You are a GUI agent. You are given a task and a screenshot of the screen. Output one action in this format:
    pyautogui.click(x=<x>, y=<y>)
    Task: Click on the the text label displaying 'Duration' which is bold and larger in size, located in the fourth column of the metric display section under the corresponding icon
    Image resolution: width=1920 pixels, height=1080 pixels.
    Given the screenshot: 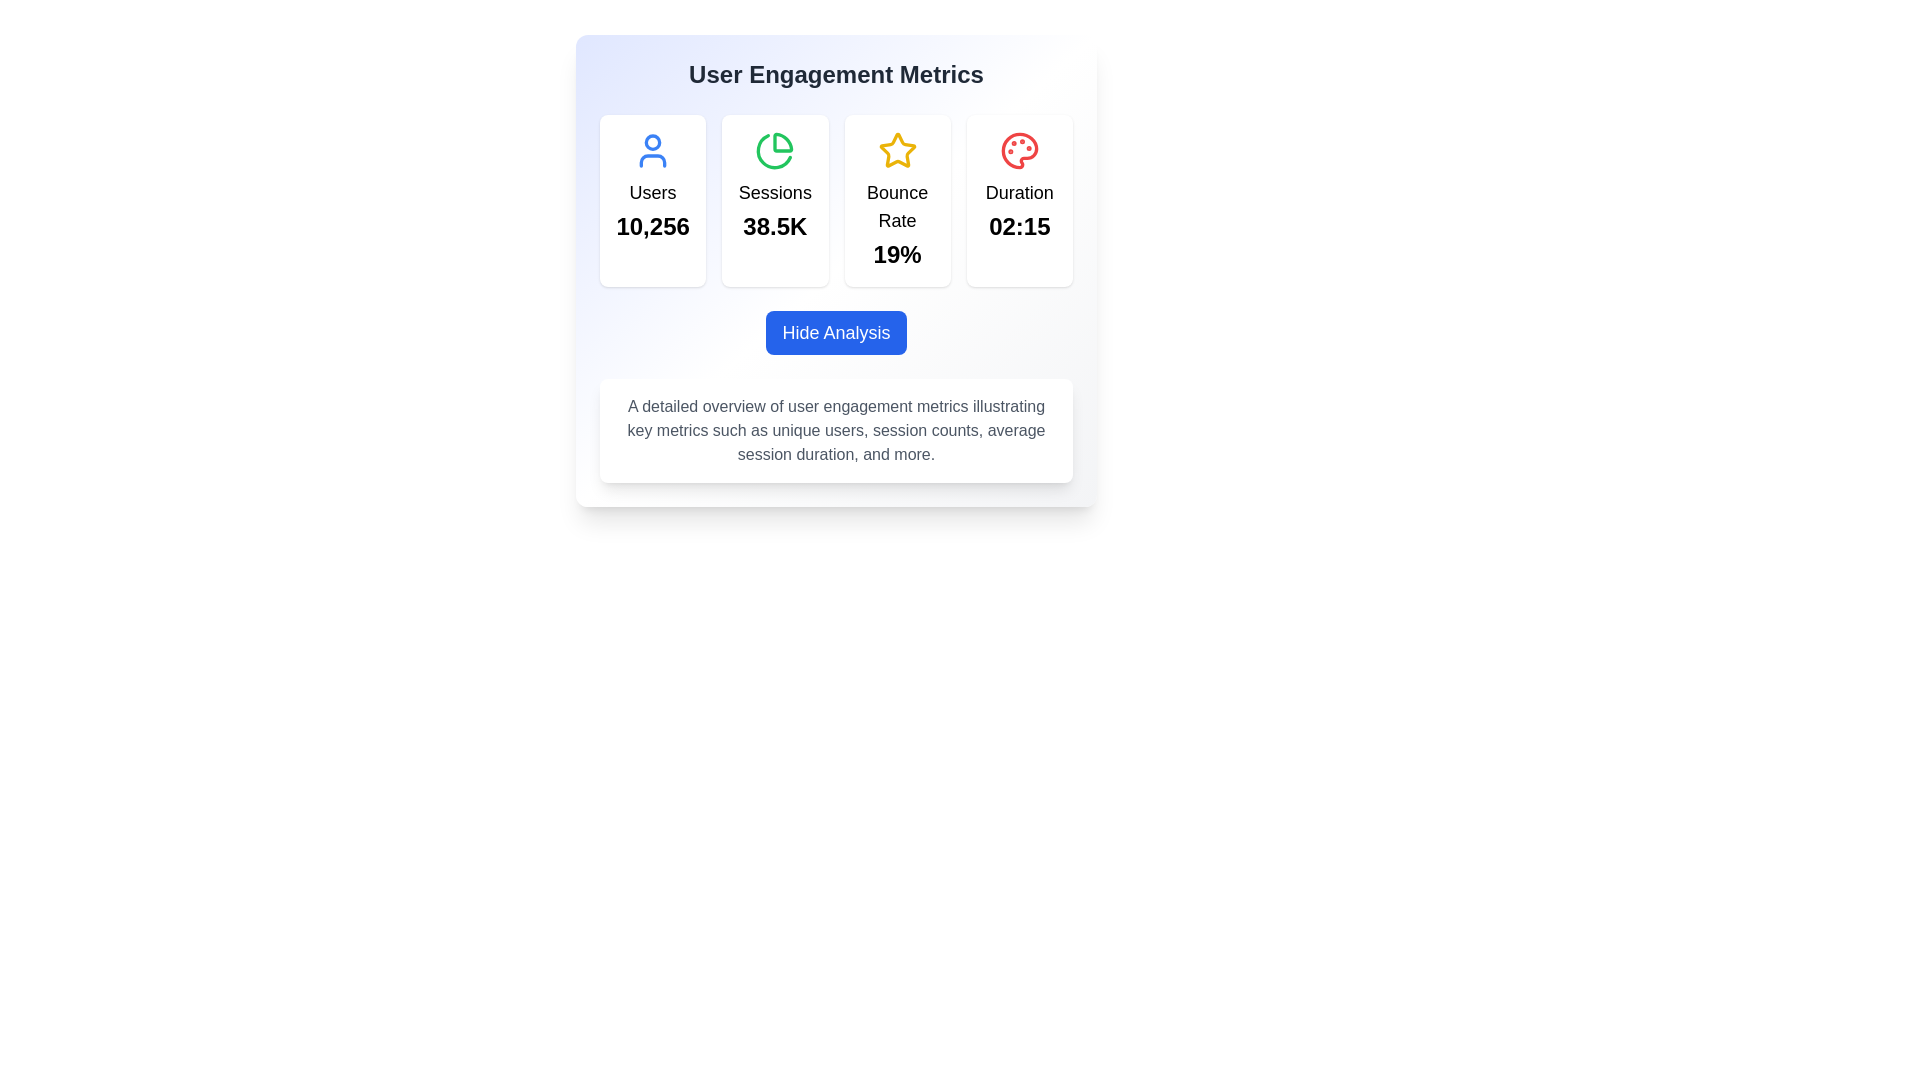 What is the action you would take?
    pyautogui.click(x=1019, y=192)
    